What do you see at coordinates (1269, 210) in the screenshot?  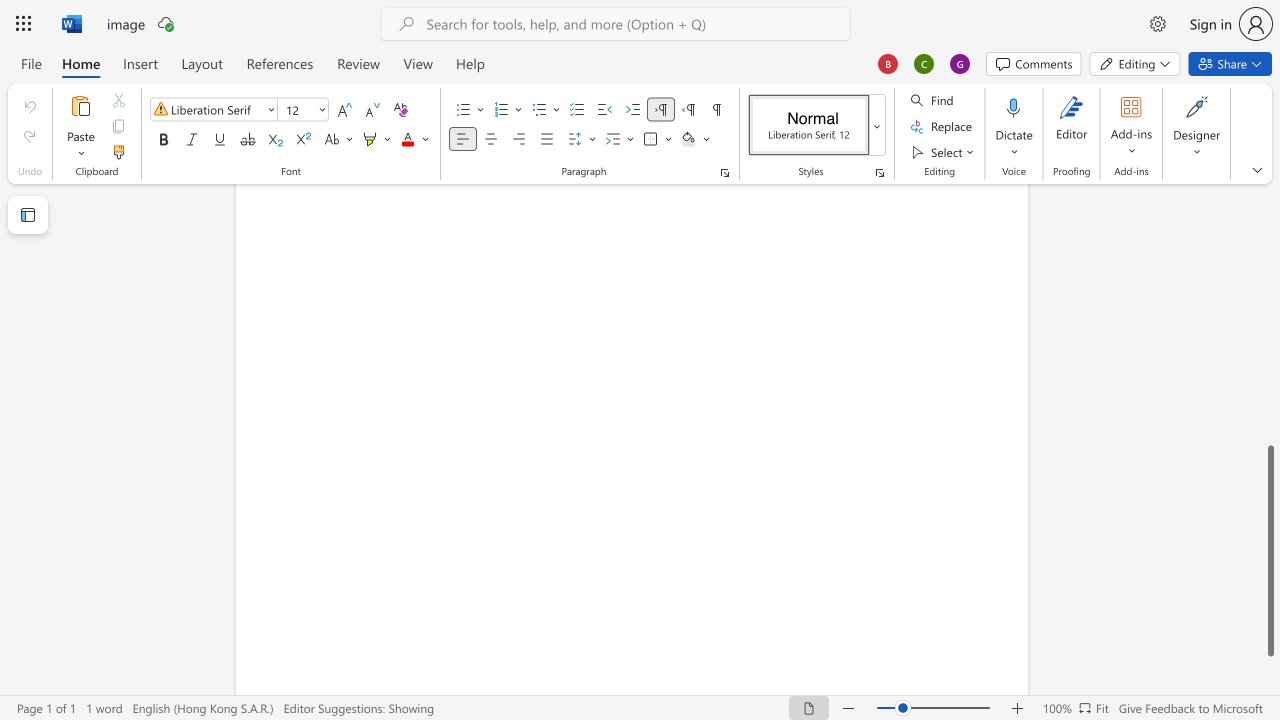 I see `the scrollbar to move the content higher` at bounding box center [1269, 210].